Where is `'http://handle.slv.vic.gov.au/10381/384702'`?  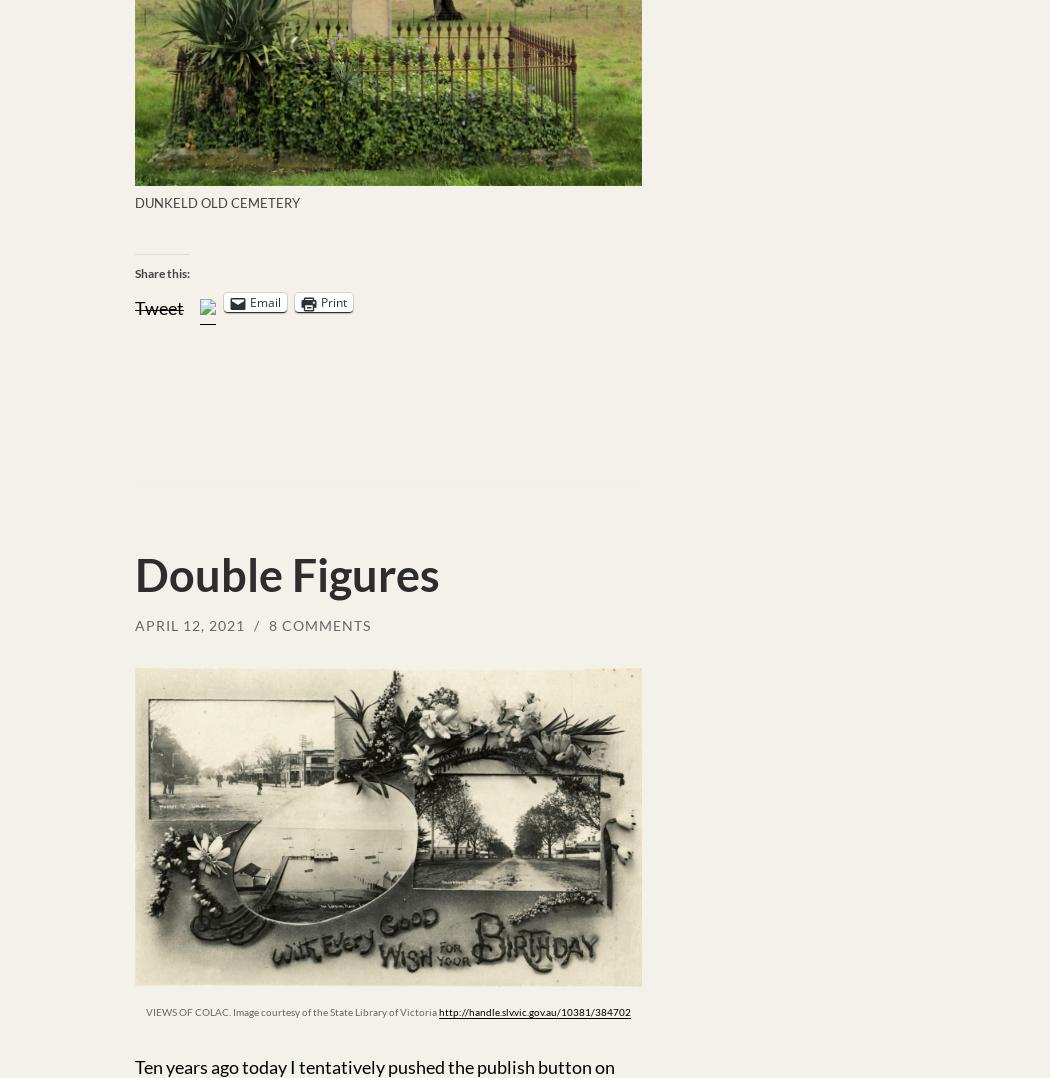
'http://handle.slv.vic.gov.au/10381/384702' is located at coordinates (438, 1011).